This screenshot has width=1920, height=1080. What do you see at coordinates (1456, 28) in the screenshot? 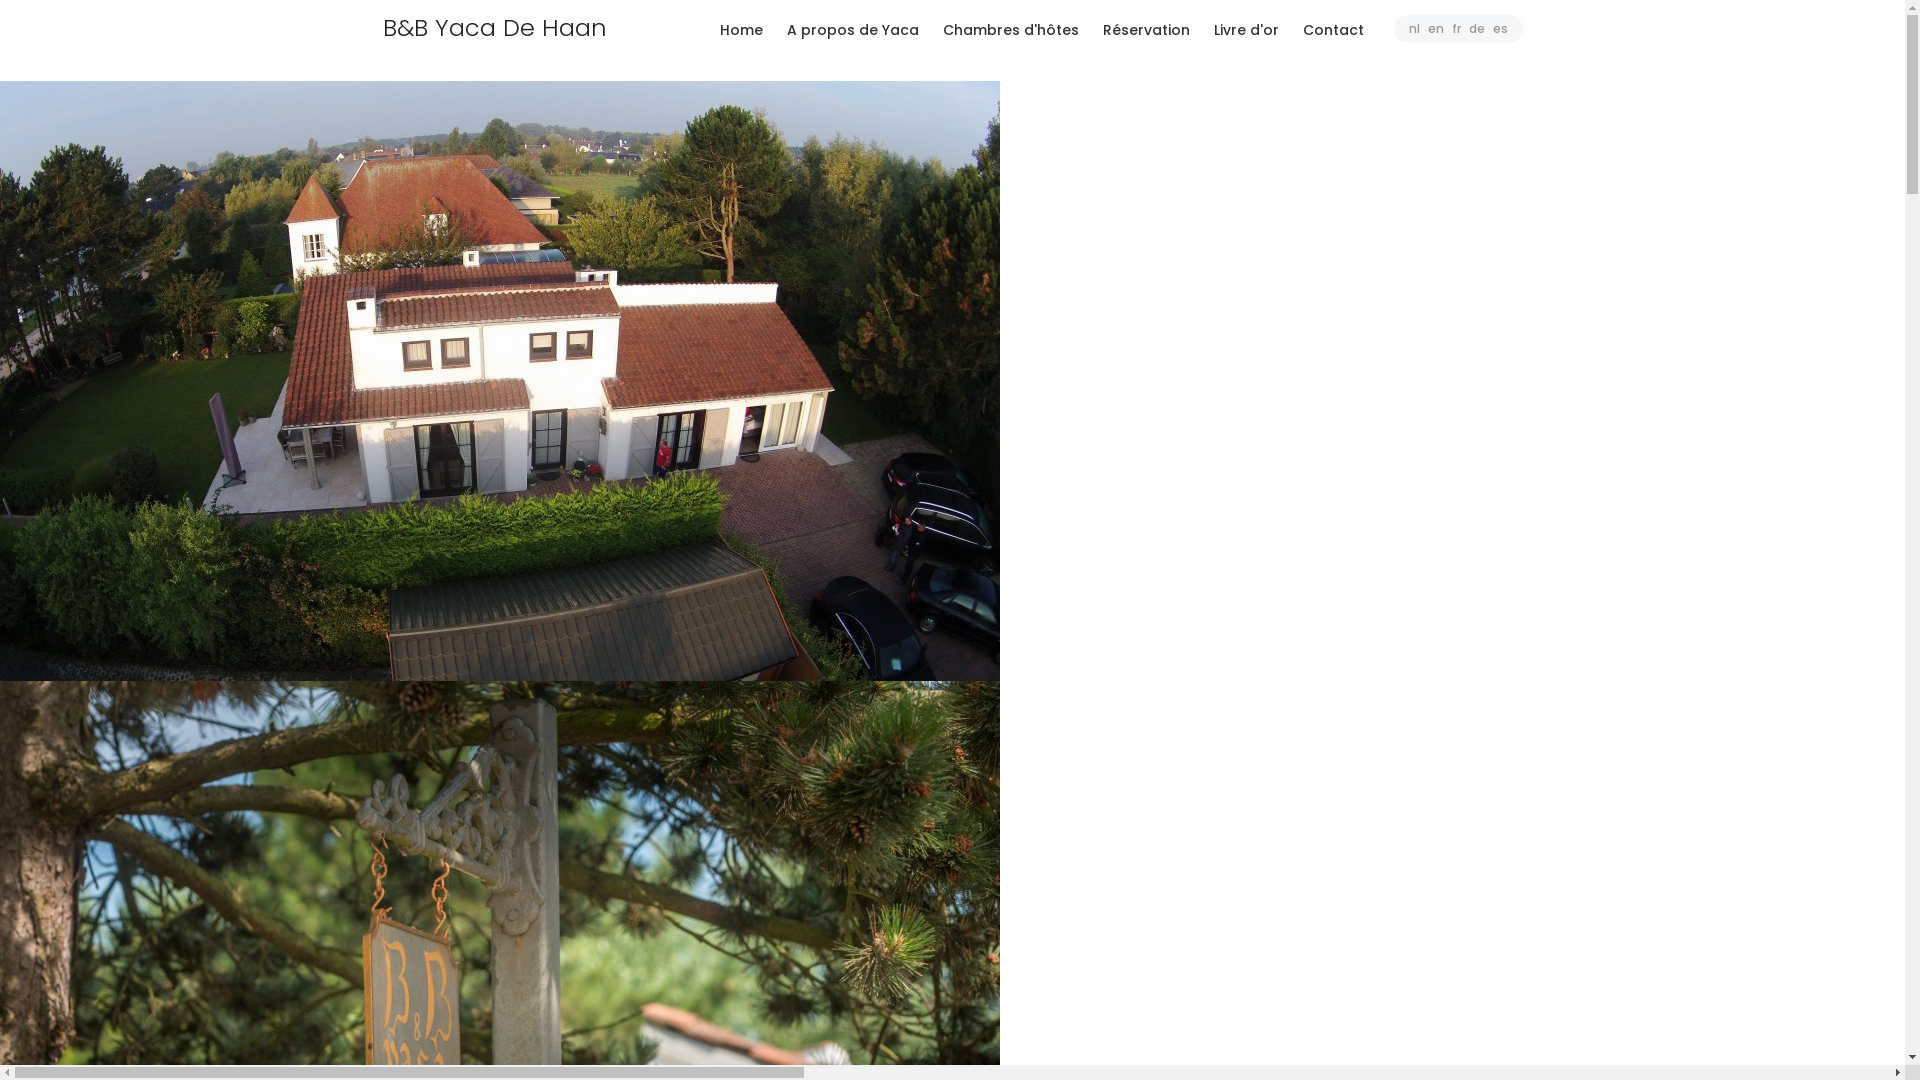
I see `'fr'` at bounding box center [1456, 28].